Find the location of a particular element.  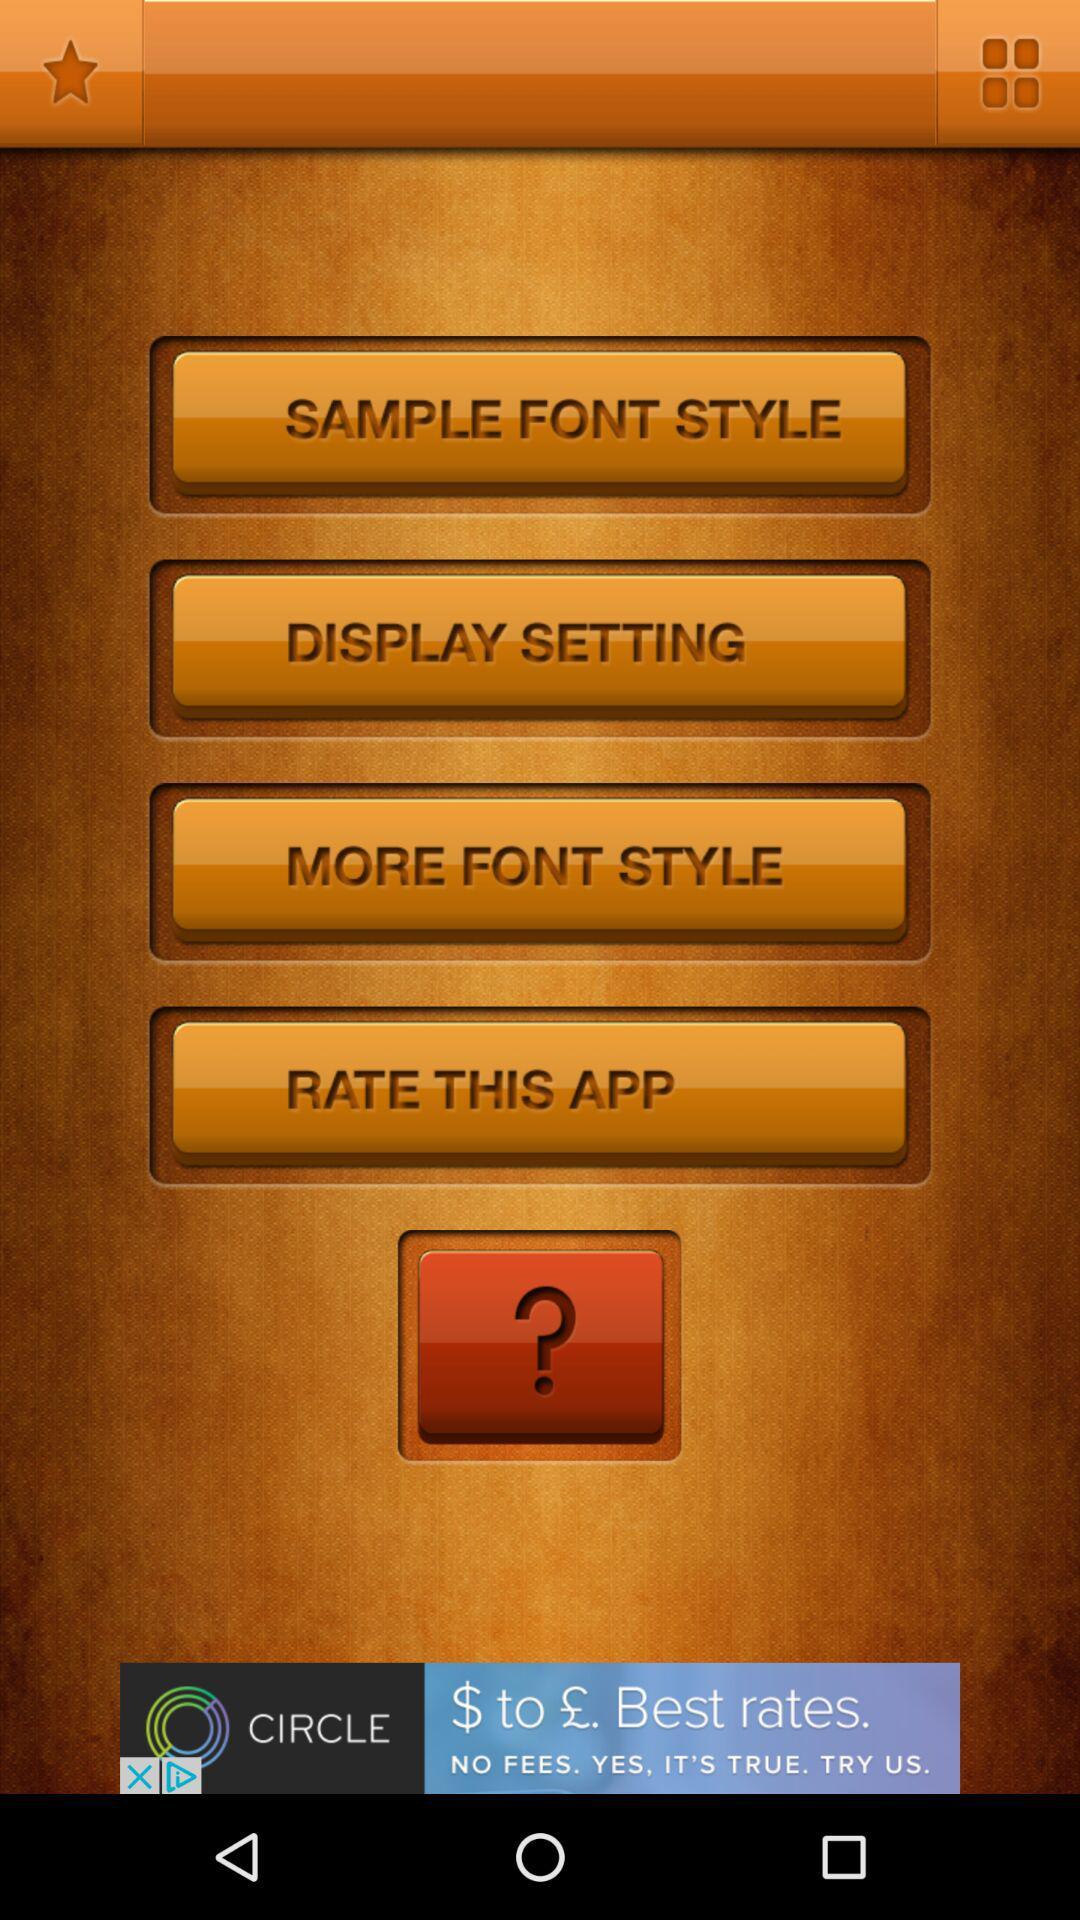

mark as favorite is located at coordinates (71, 72).